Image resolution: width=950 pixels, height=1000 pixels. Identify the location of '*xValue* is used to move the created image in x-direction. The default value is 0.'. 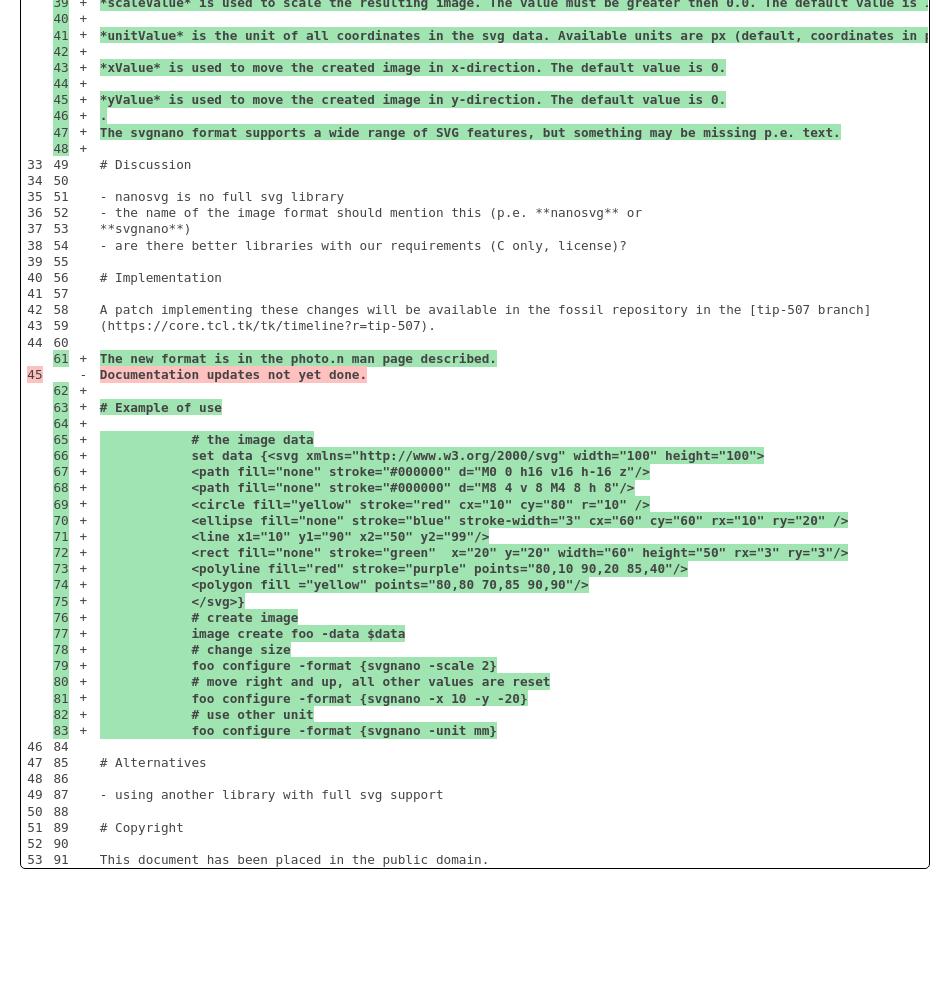
(411, 65).